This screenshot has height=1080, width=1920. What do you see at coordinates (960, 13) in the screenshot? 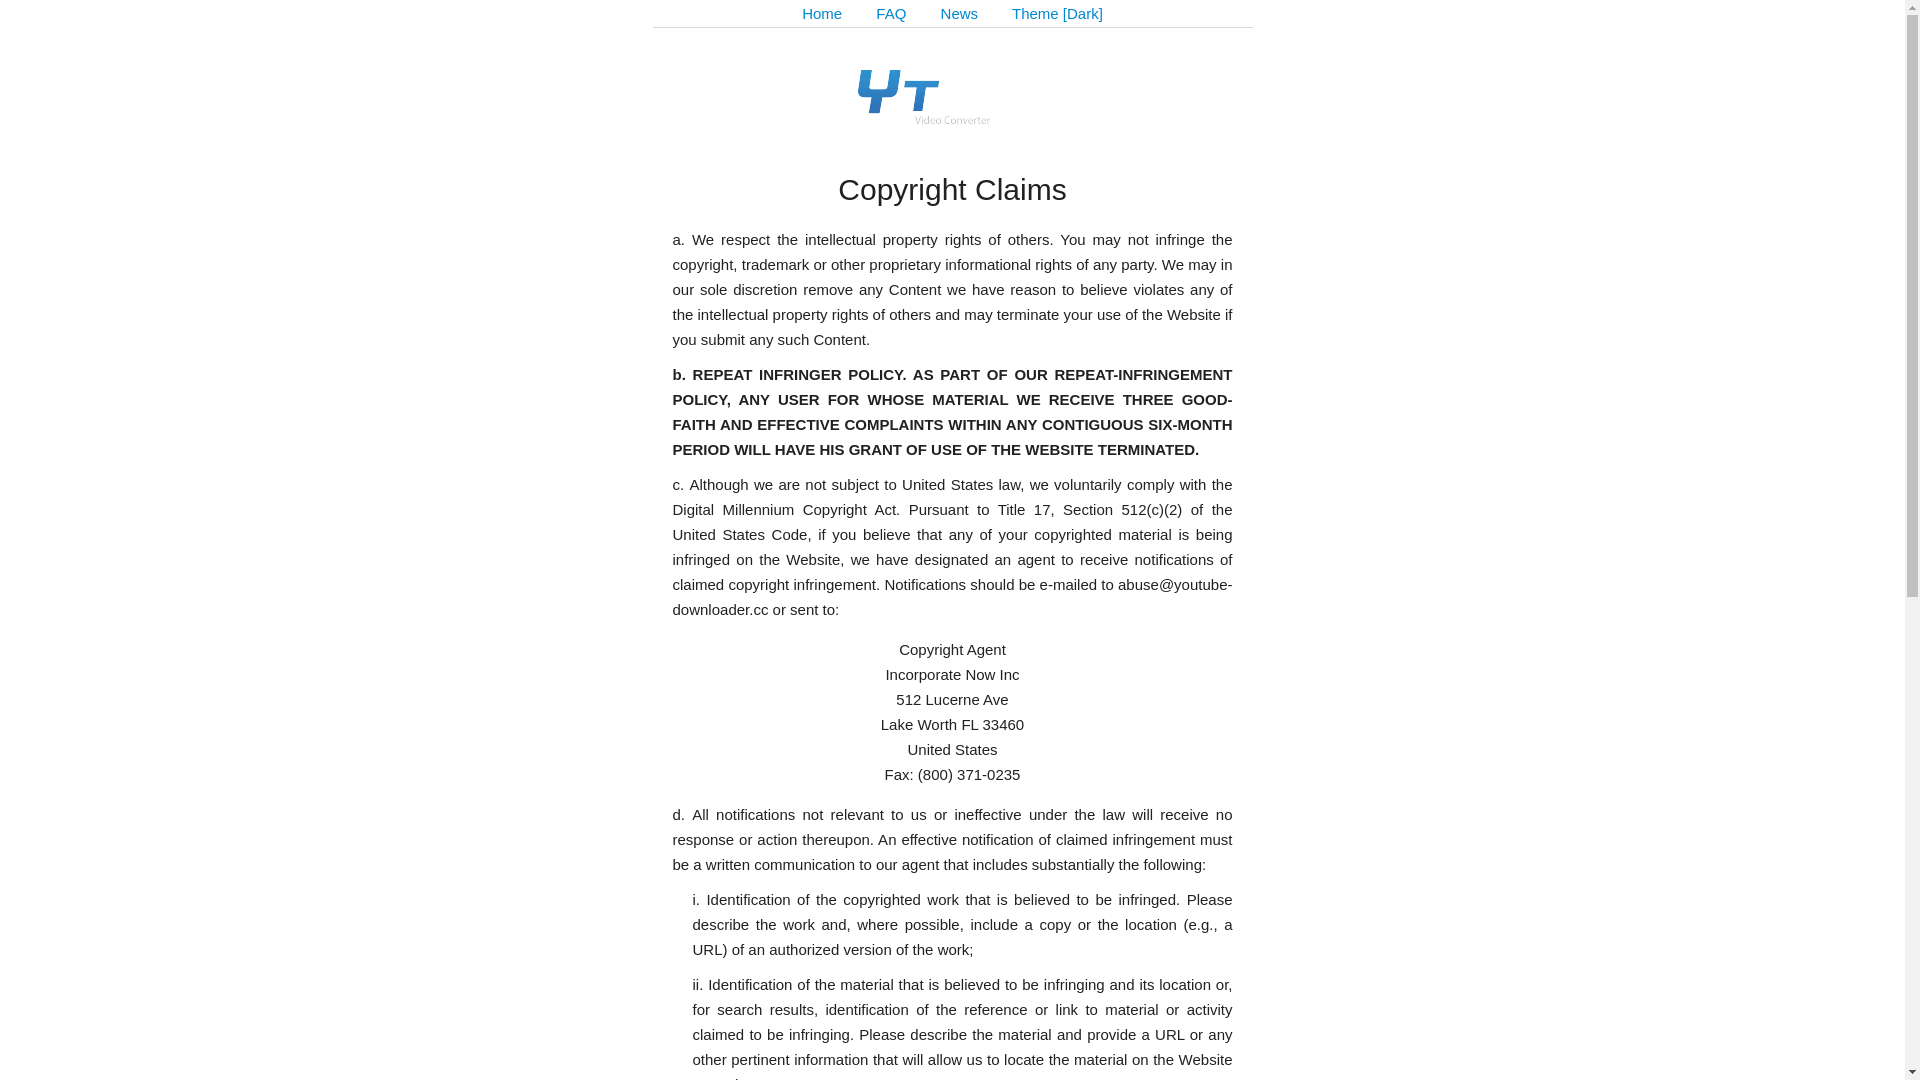
I see `'News'` at bounding box center [960, 13].